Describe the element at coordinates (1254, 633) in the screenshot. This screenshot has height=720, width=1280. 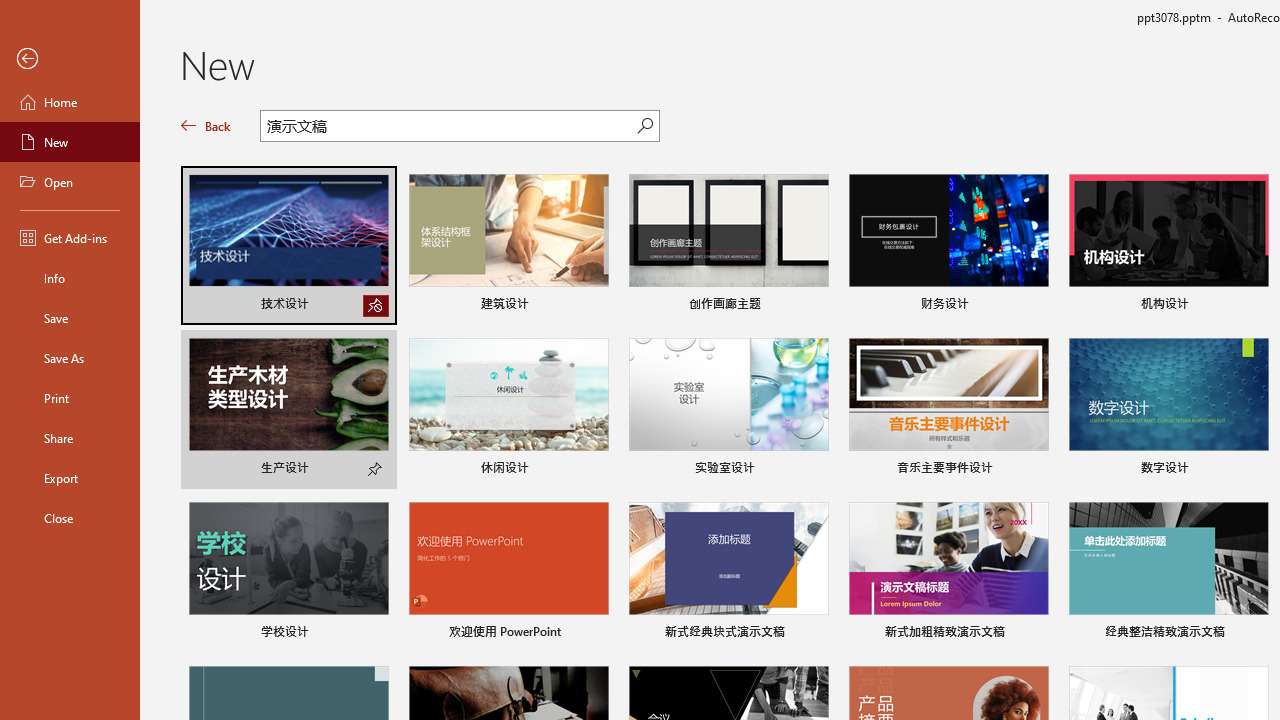
I see `'Pin to list'` at that location.